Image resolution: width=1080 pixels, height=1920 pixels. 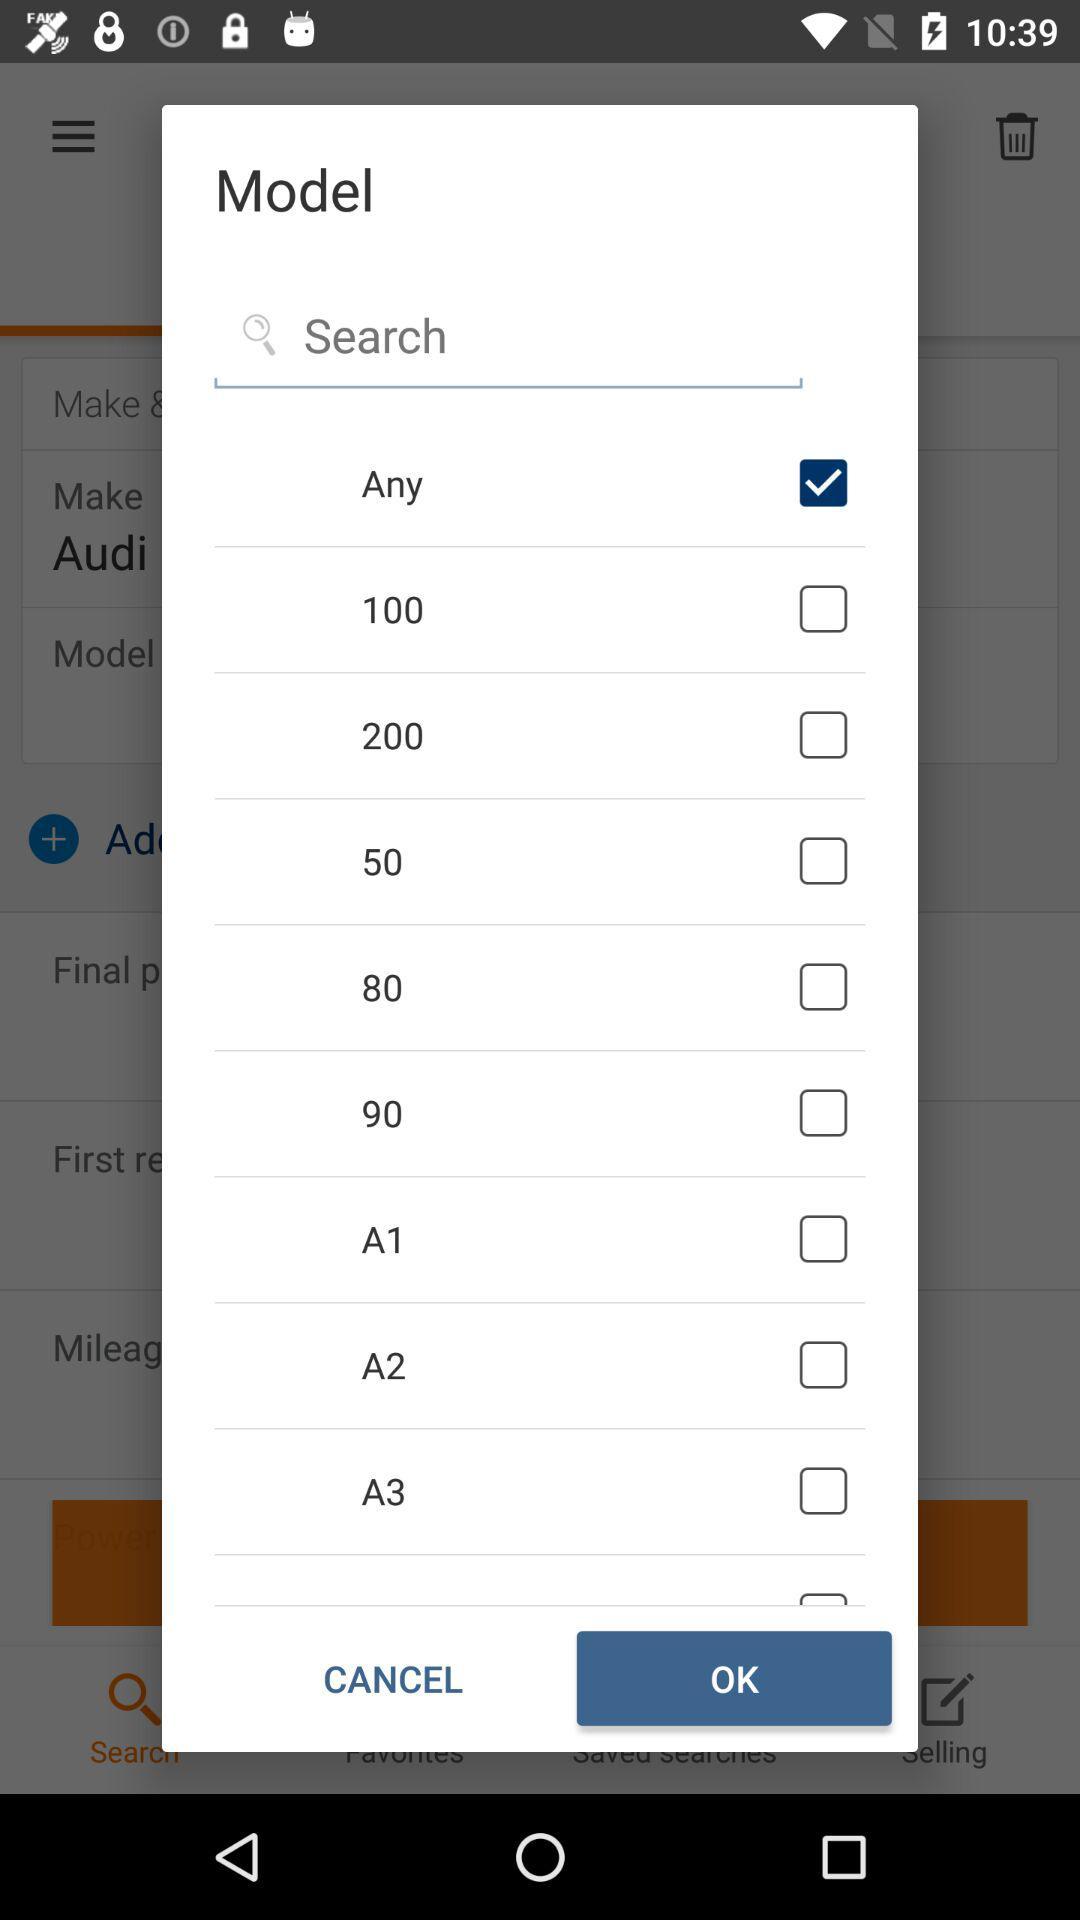 I want to click on the icon below the a2, so click(x=576, y=1491).